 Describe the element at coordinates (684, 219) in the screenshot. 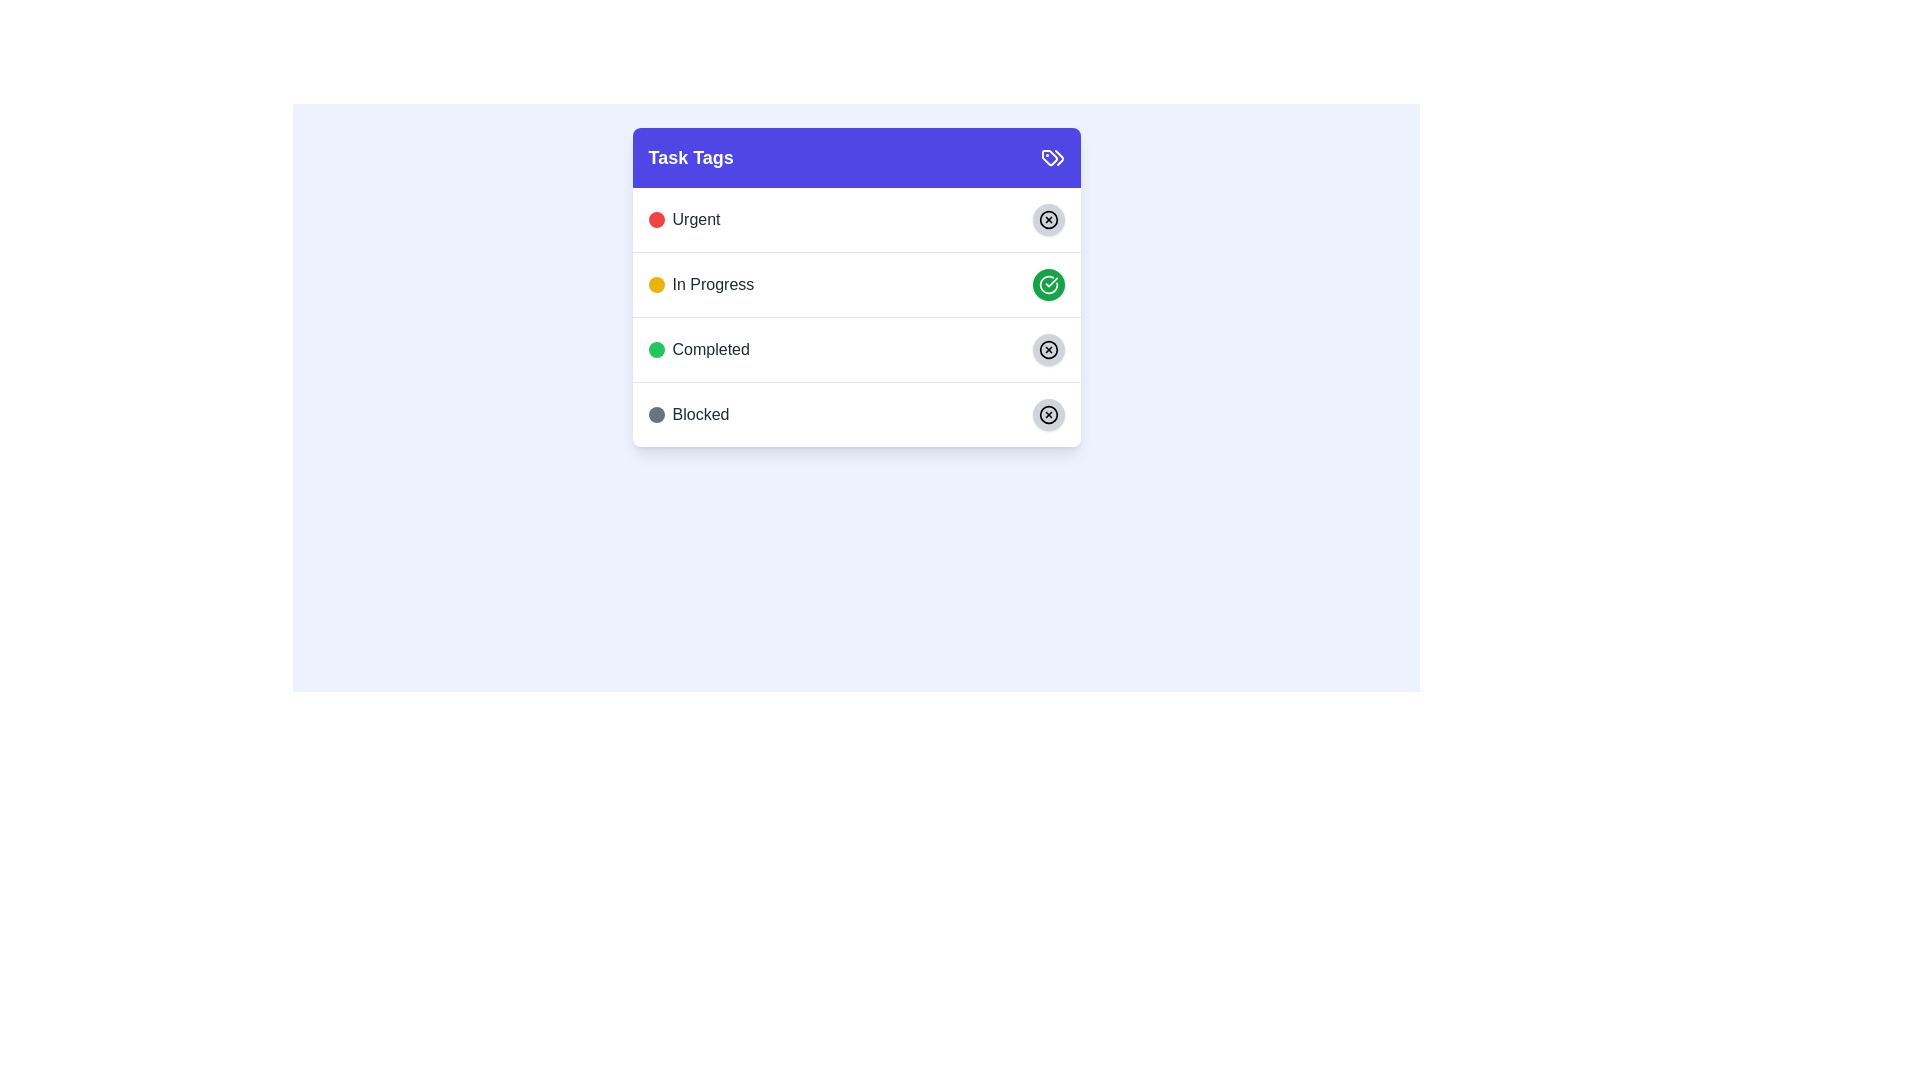

I see `the 'Urgent' labeled tag element located at the top of the 'Task Tags' section` at that location.